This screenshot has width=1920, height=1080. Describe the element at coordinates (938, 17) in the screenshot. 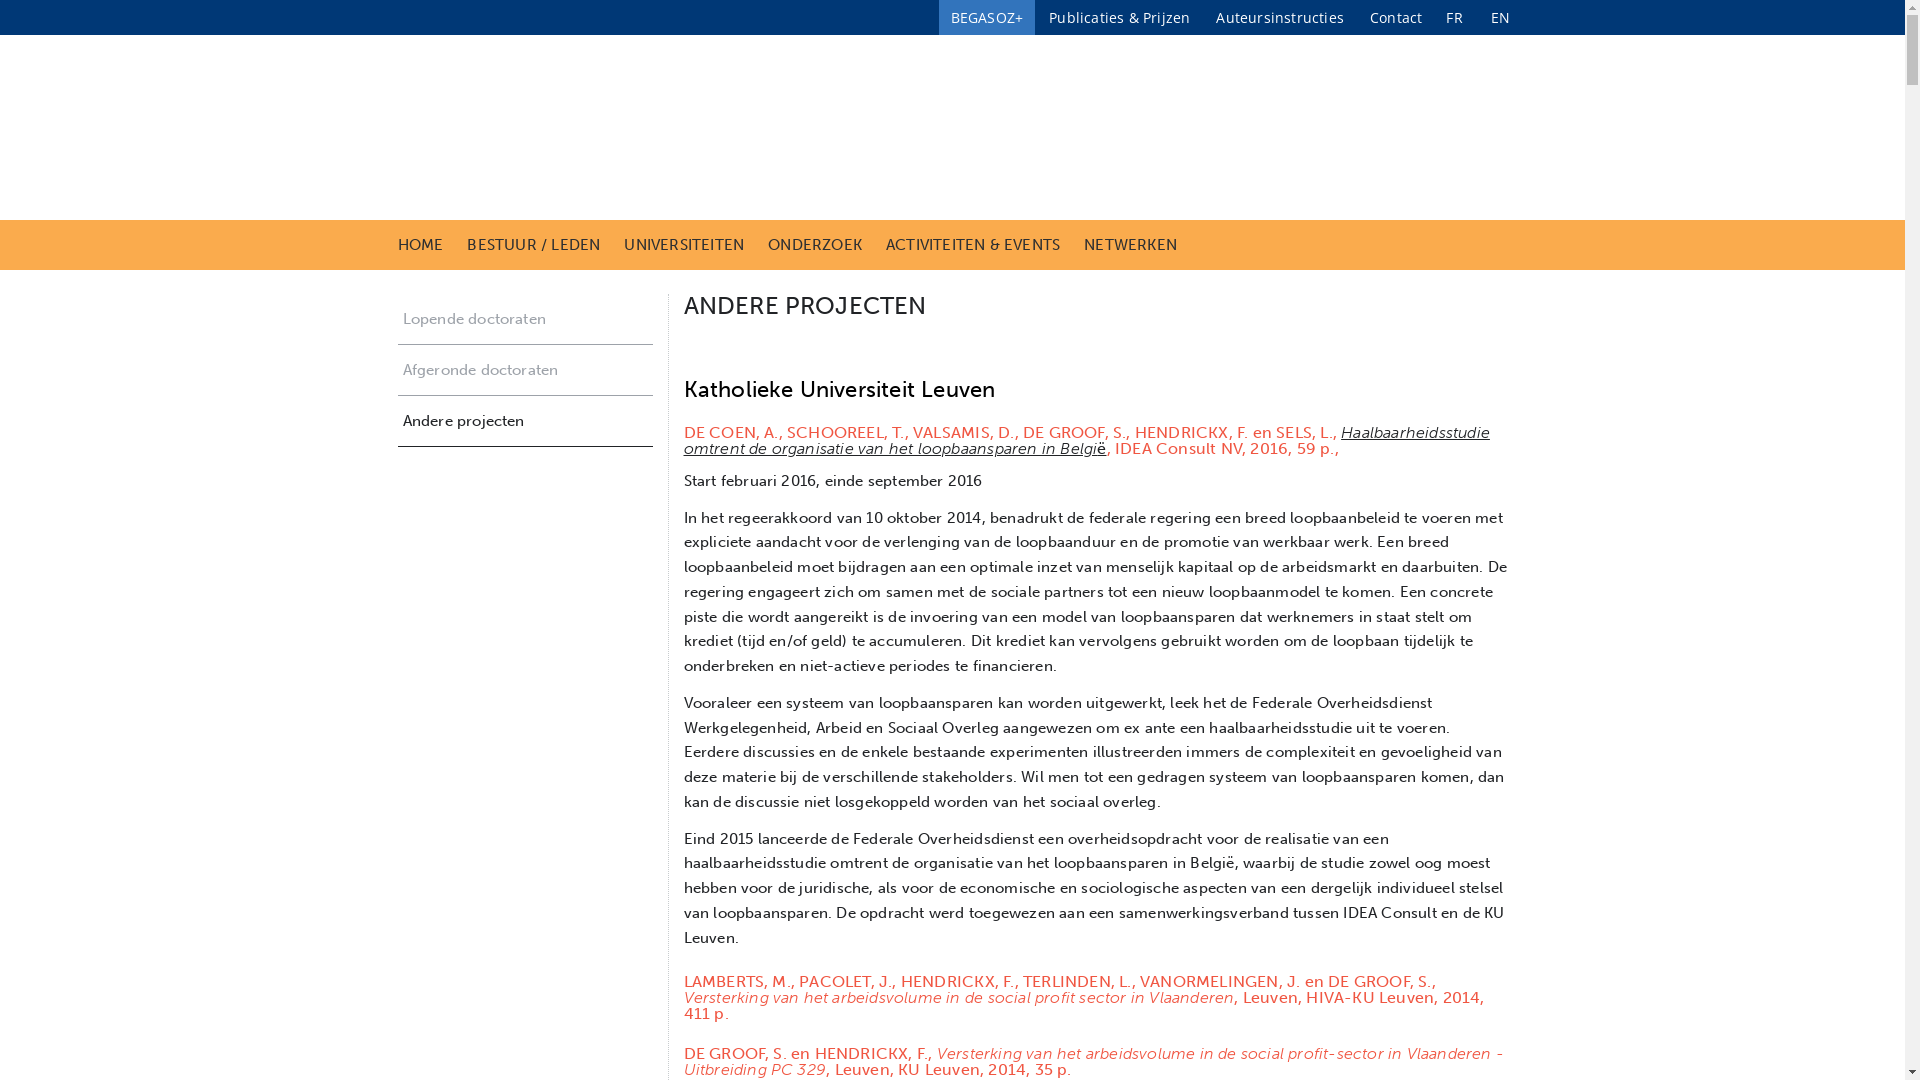

I see `'BEGASOZ+'` at that location.